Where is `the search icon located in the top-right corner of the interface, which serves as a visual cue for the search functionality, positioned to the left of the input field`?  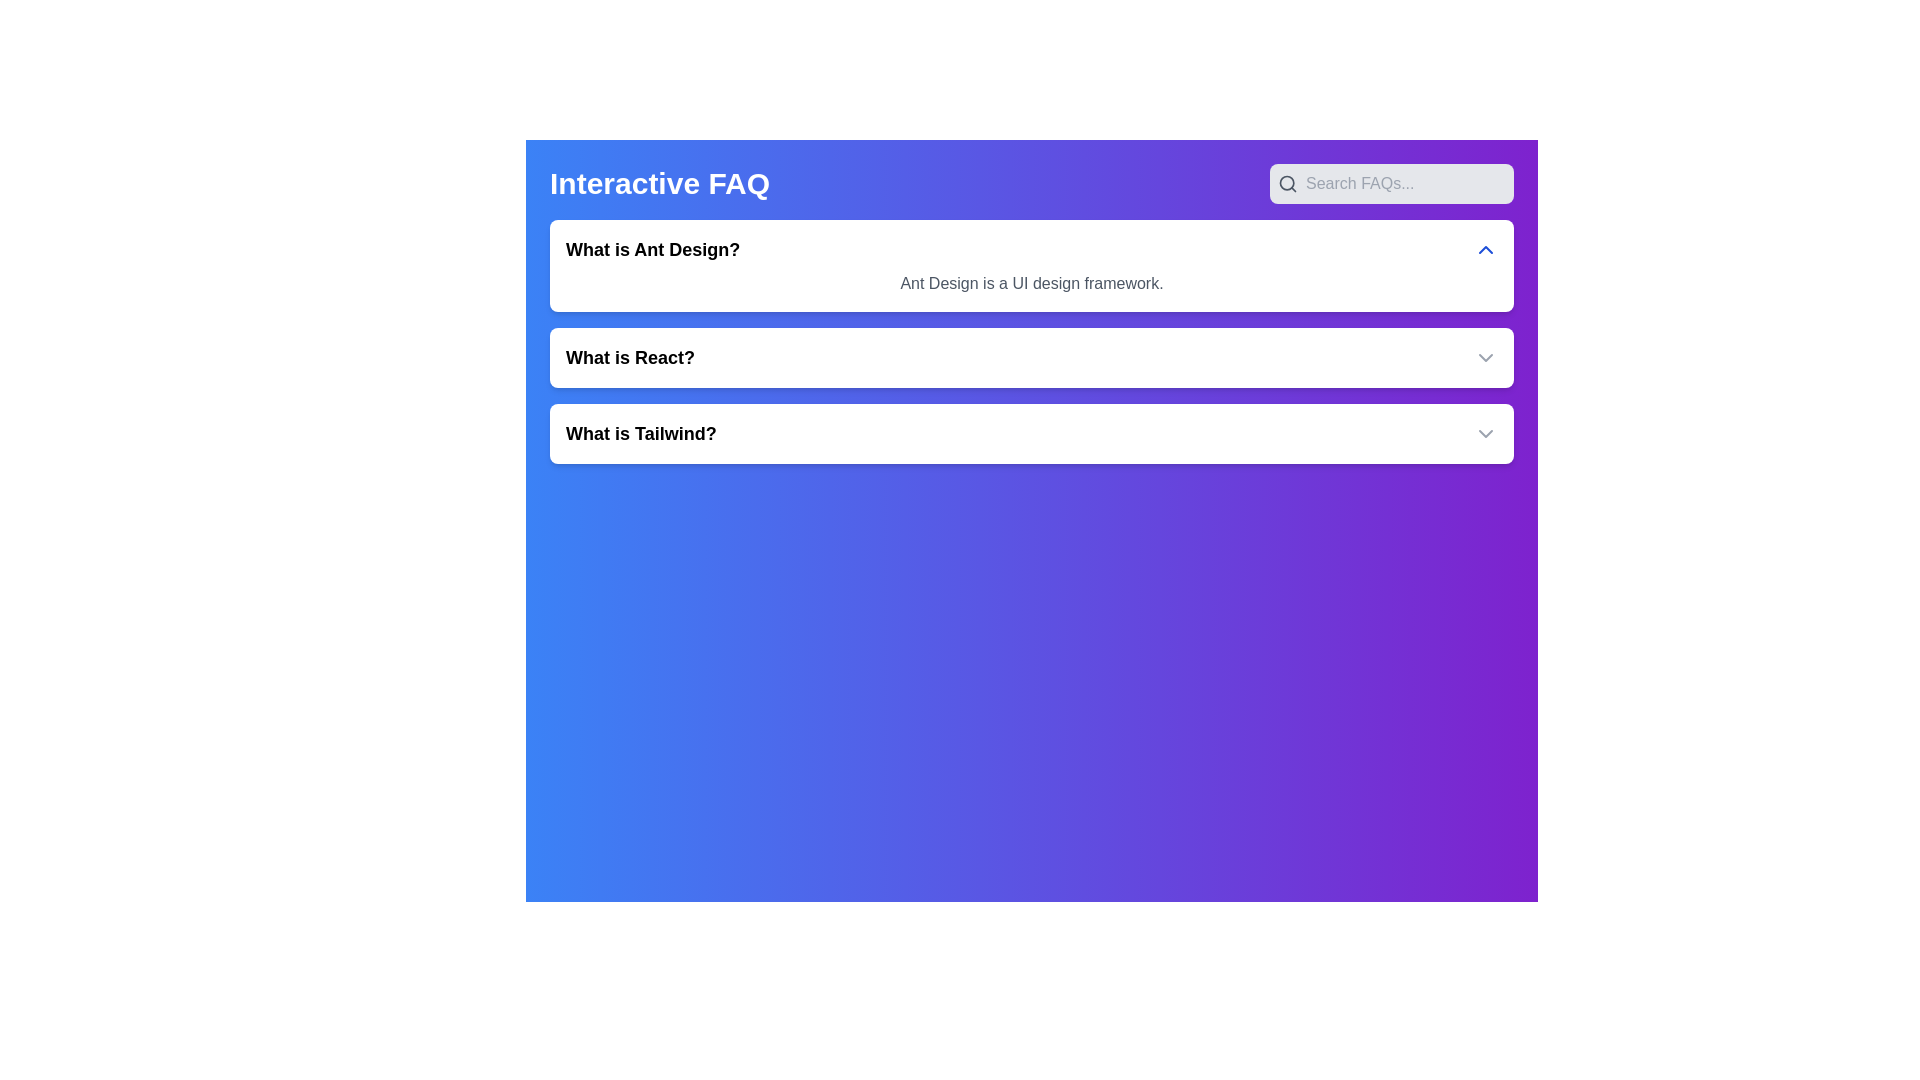 the search icon located in the top-right corner of the interface, which serves as a visual cue for the search functionality, positioned to the left of the input field is located at coordinates (1287, 184).